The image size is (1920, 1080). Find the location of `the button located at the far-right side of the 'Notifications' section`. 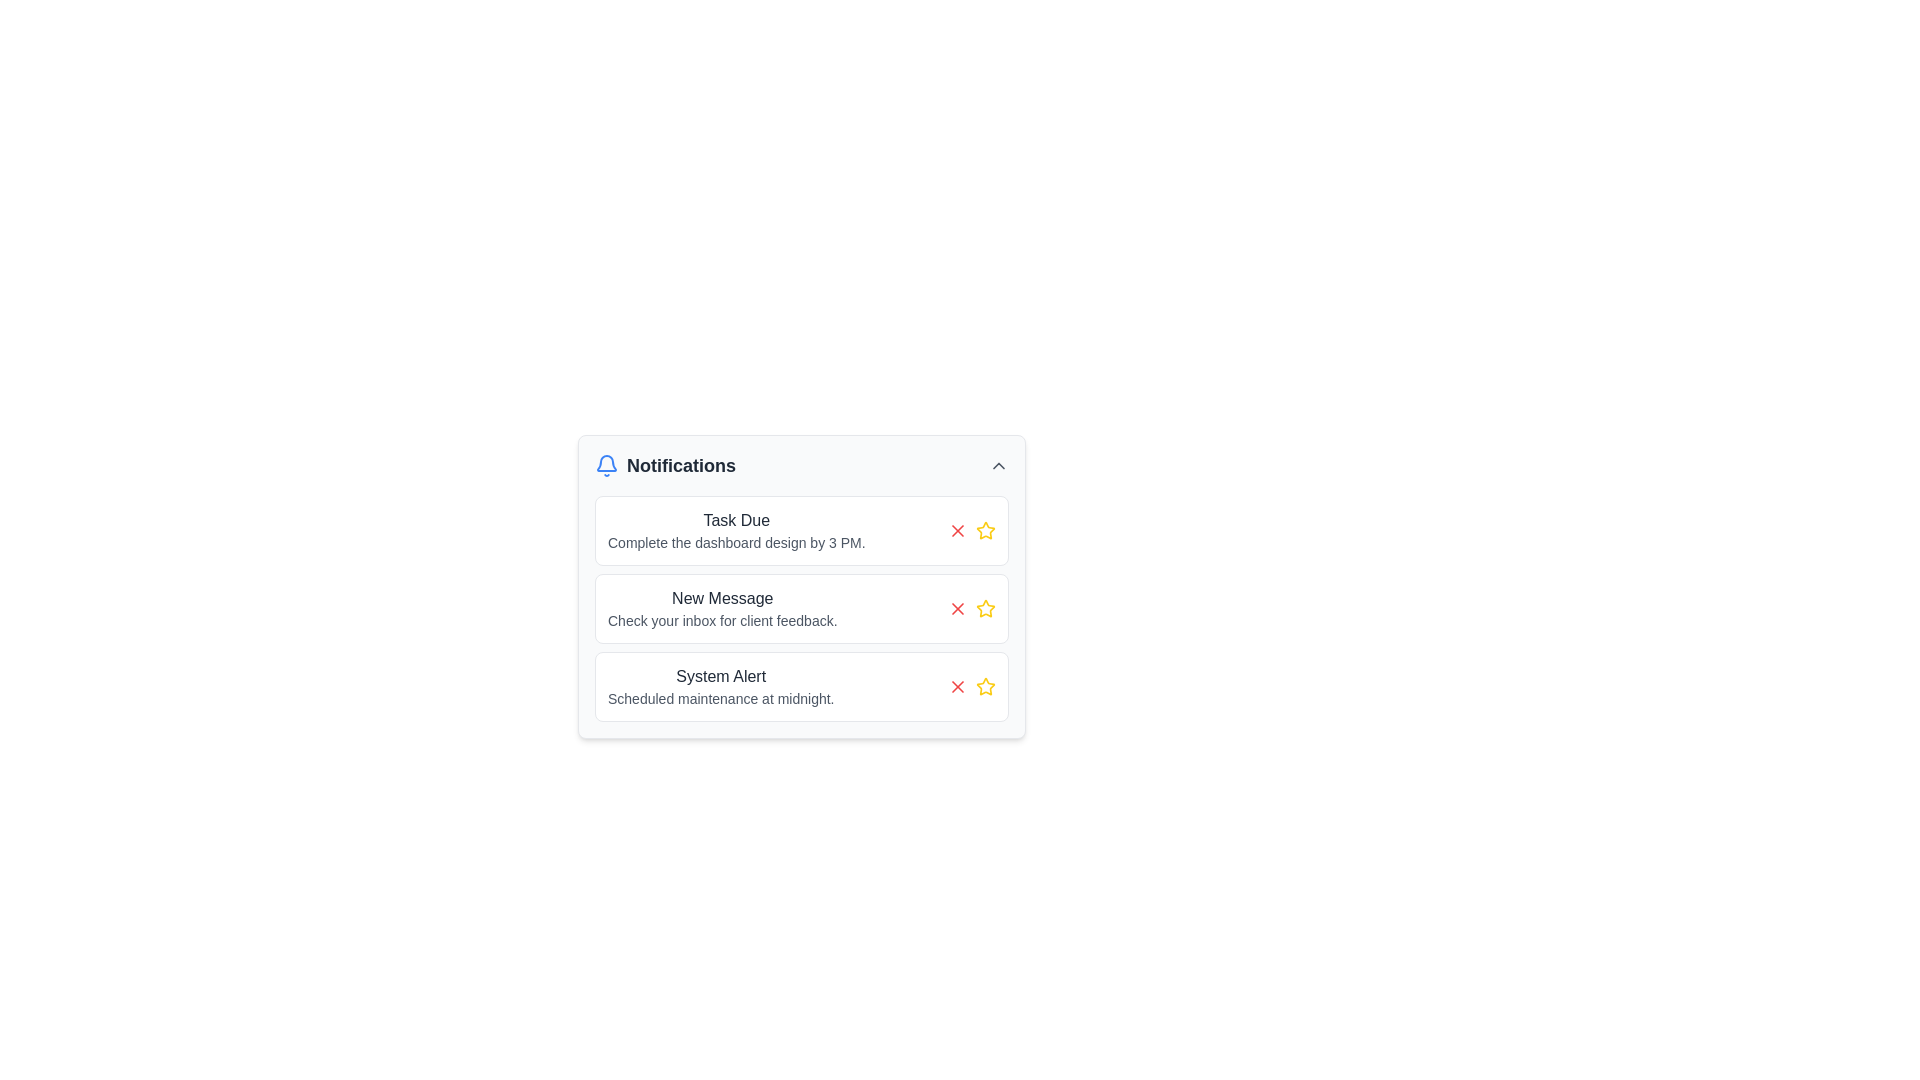

the button located at the far-right side of the 'Notifications' section is located at coordinates (998, 466).